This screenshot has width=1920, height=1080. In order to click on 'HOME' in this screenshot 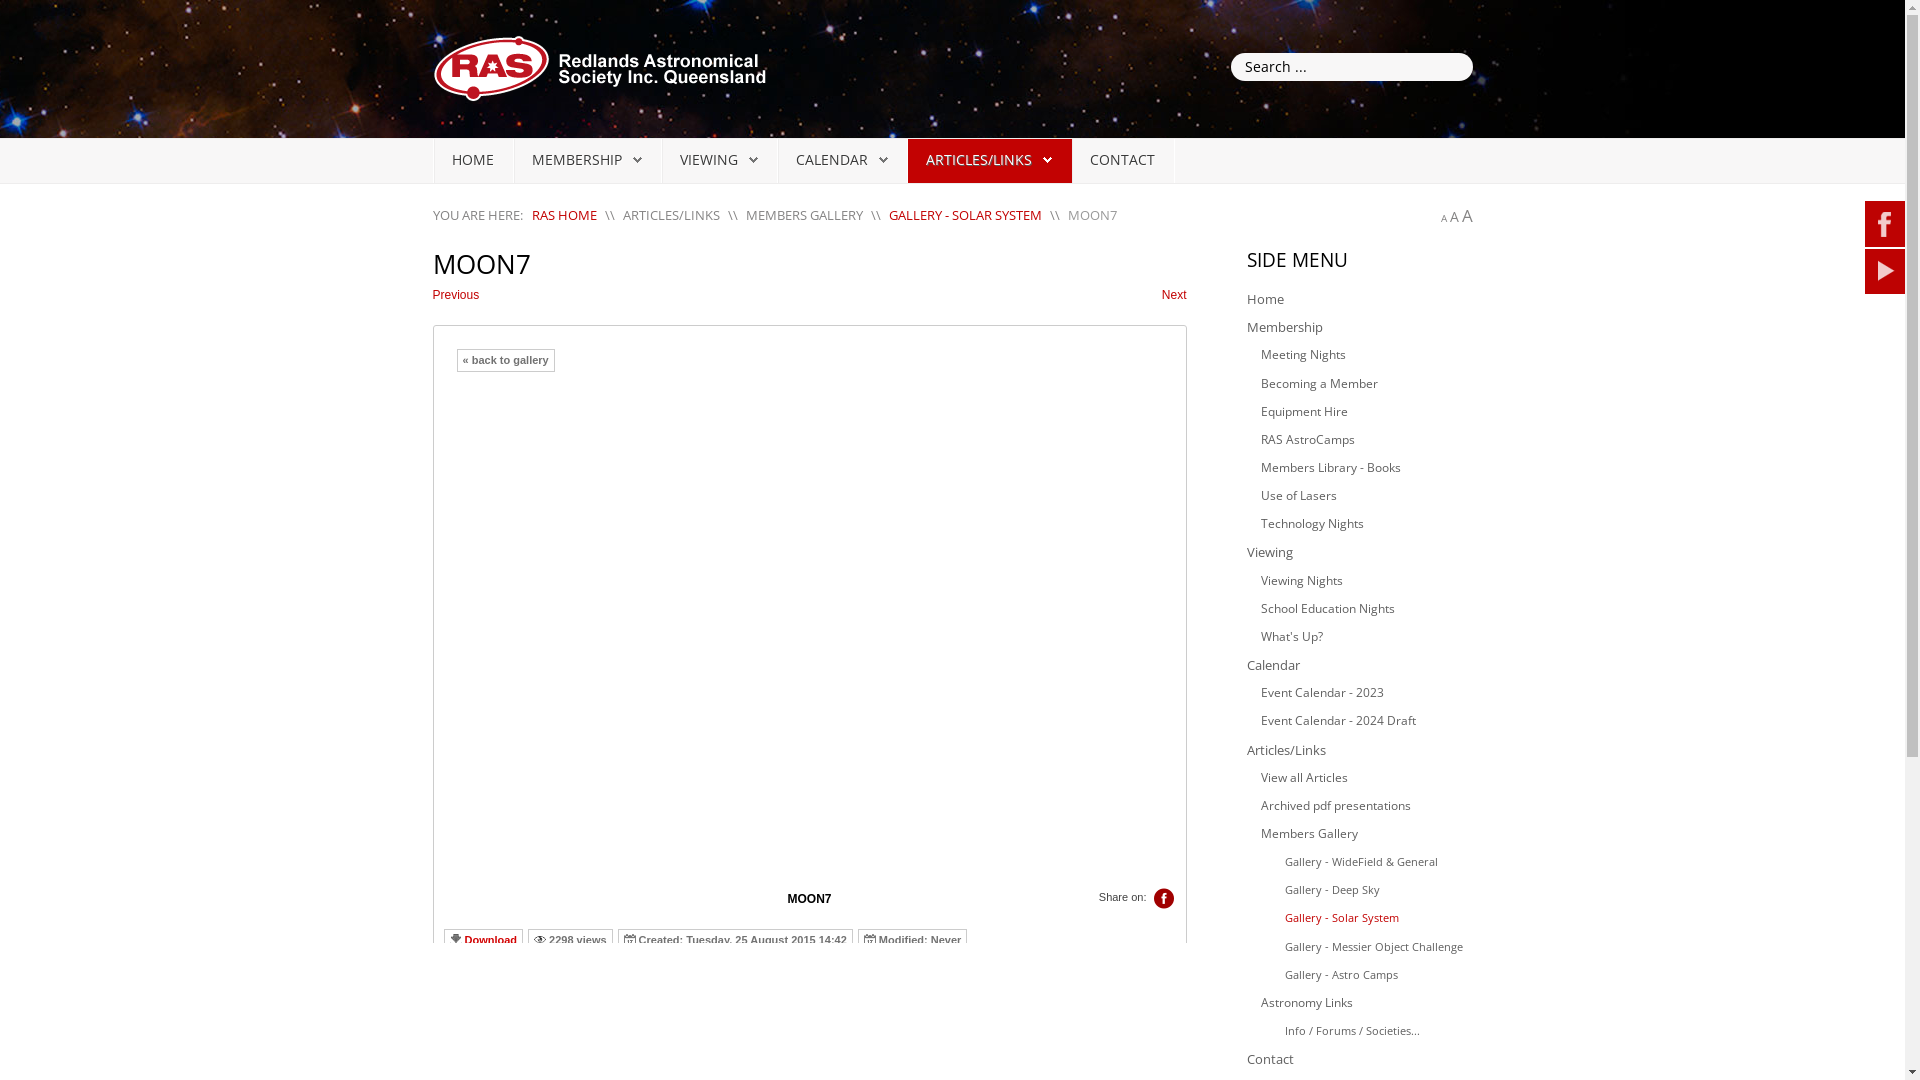, I will do `click(472, 158)`.